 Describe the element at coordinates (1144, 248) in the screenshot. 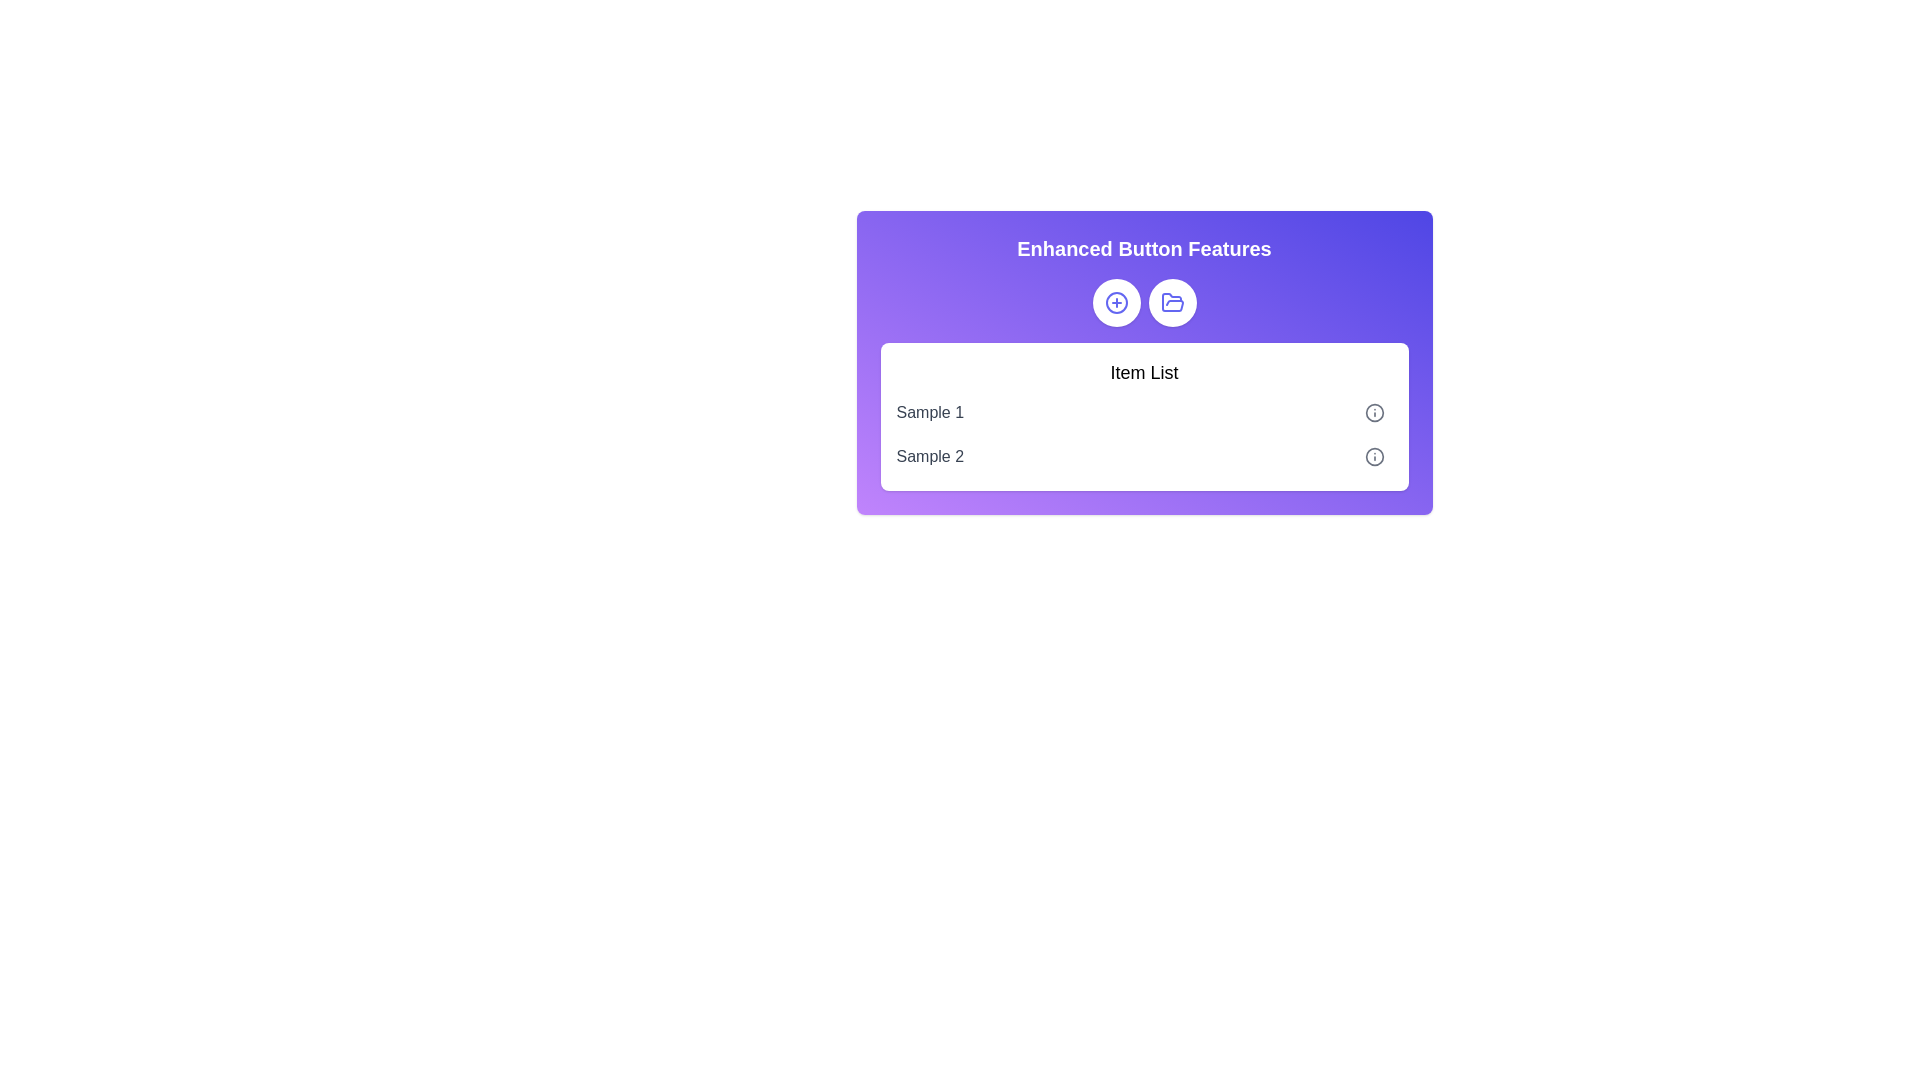

I see `the text label that reads 'Enhanced Button Features', which is styled with a large and bold white font and is centrally positioned above two circular buttons` at that location.